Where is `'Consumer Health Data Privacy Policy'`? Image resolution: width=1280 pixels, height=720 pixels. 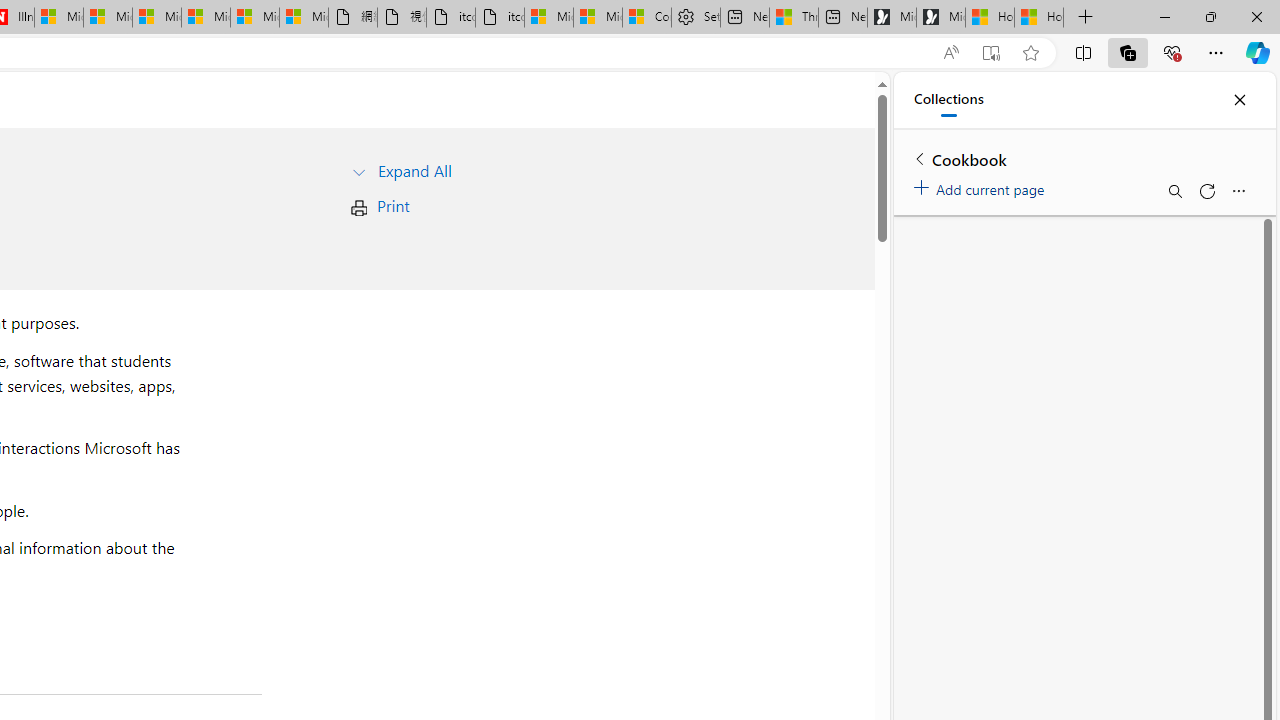
'Consumer Health Data Privacy Policy' is located at coordinates (647, 17).